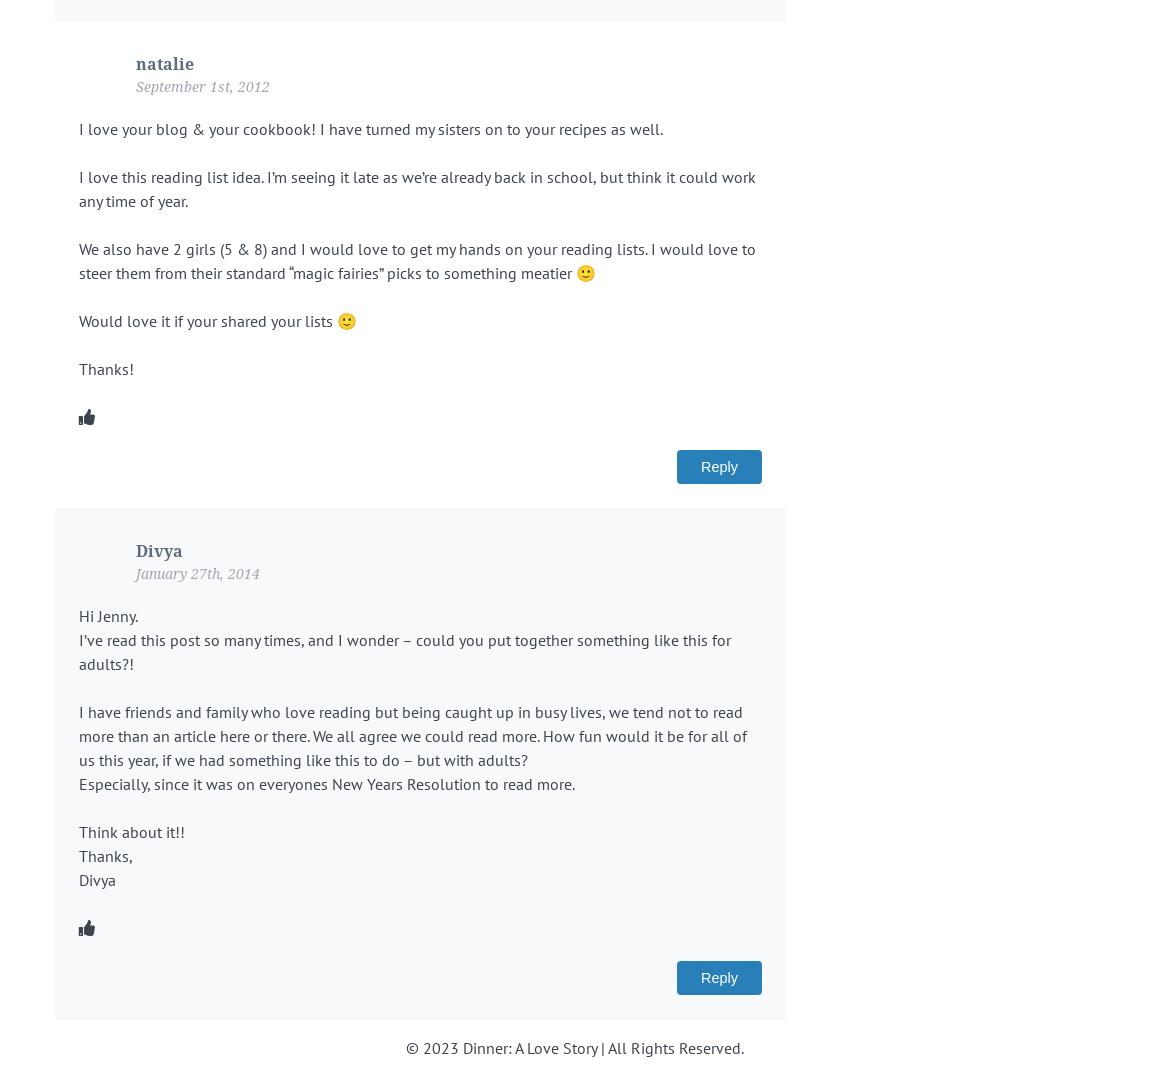 The width and height of the screenshot is (1150, 1076). What do you see at coordinates (131, 830) in the screenshot?
I see `'Think about it!!'` at bounding box center [131, 830].